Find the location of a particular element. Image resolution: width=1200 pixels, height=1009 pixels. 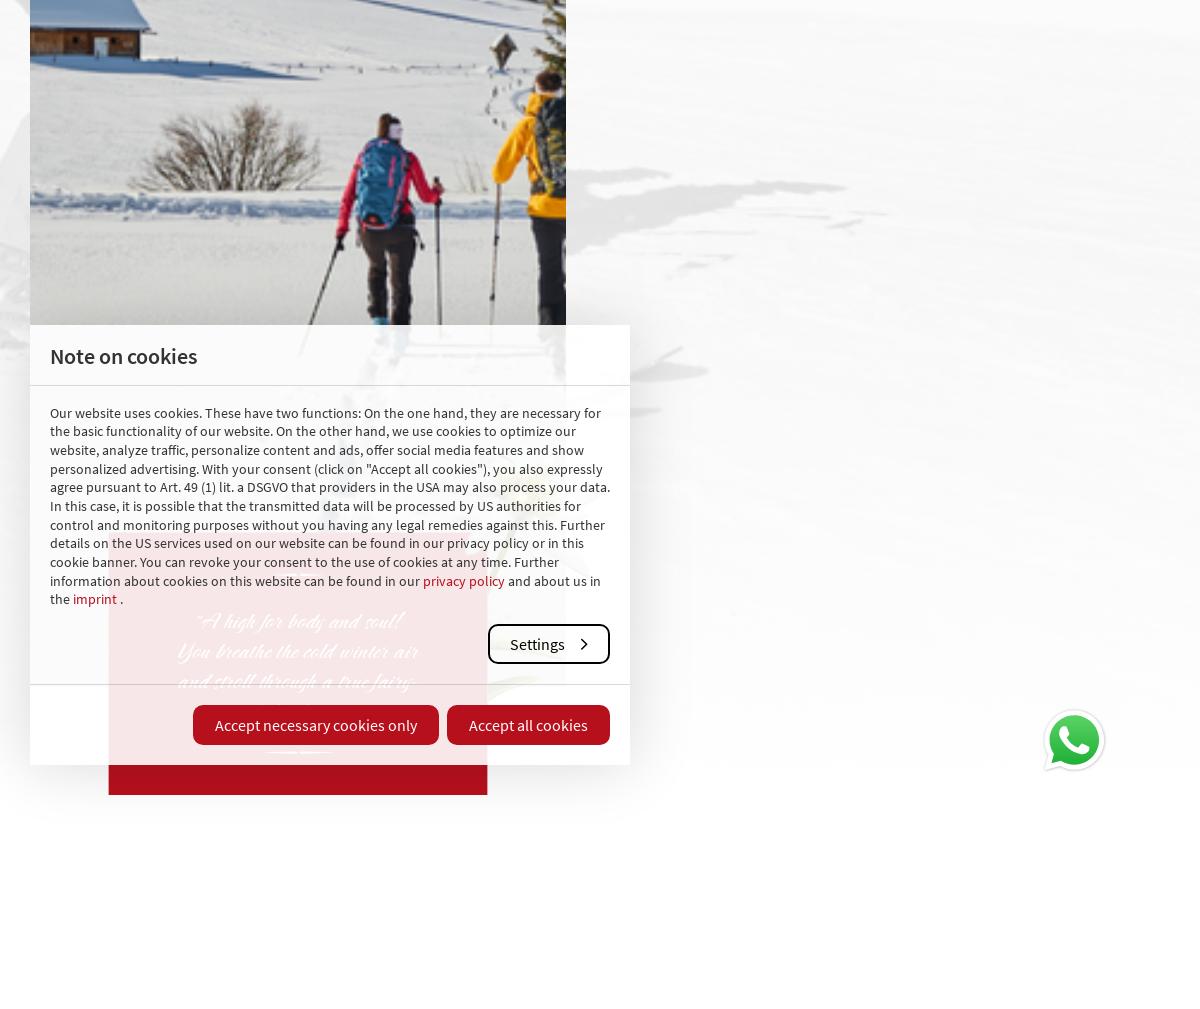

'Folk Heritage' is located at coordinates (431, 939).